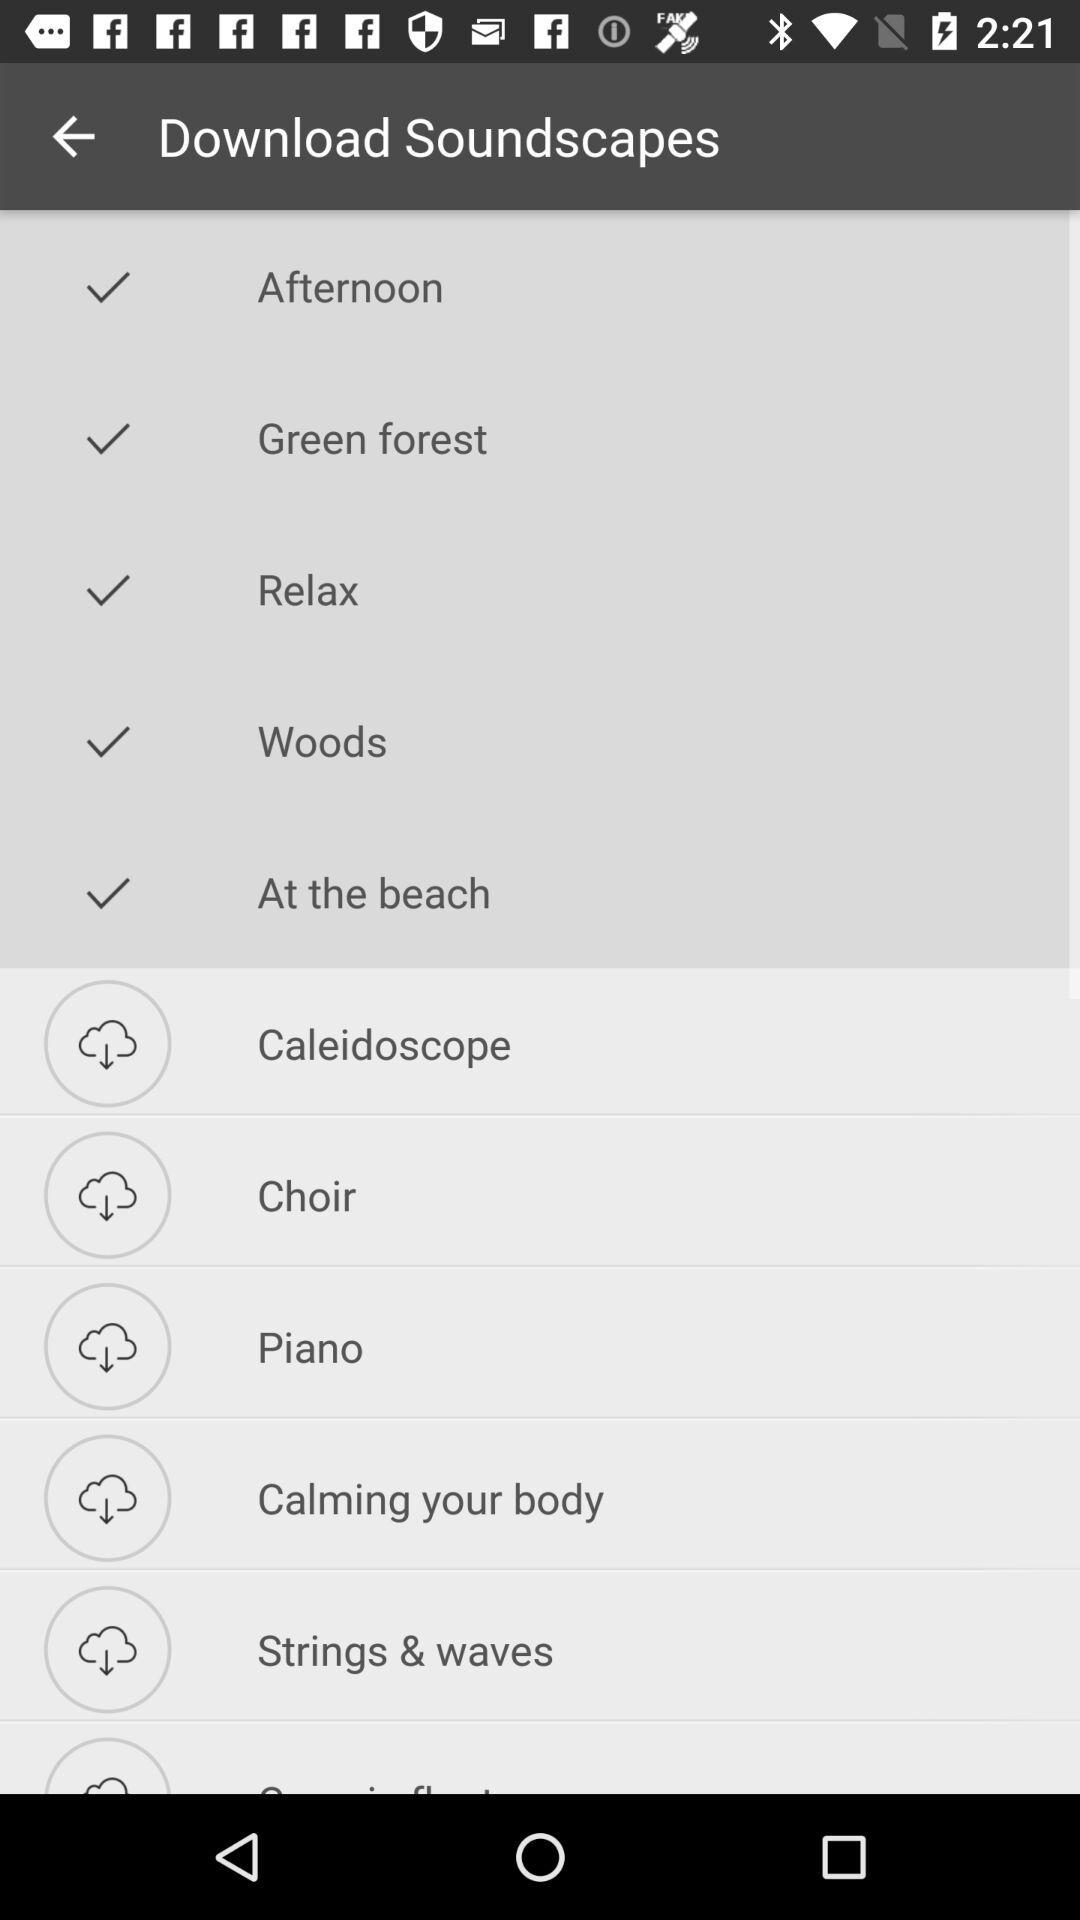 This screenshot has height=1920, width=1080. I want to click on icon below the green forest icon, so click(668, 588).